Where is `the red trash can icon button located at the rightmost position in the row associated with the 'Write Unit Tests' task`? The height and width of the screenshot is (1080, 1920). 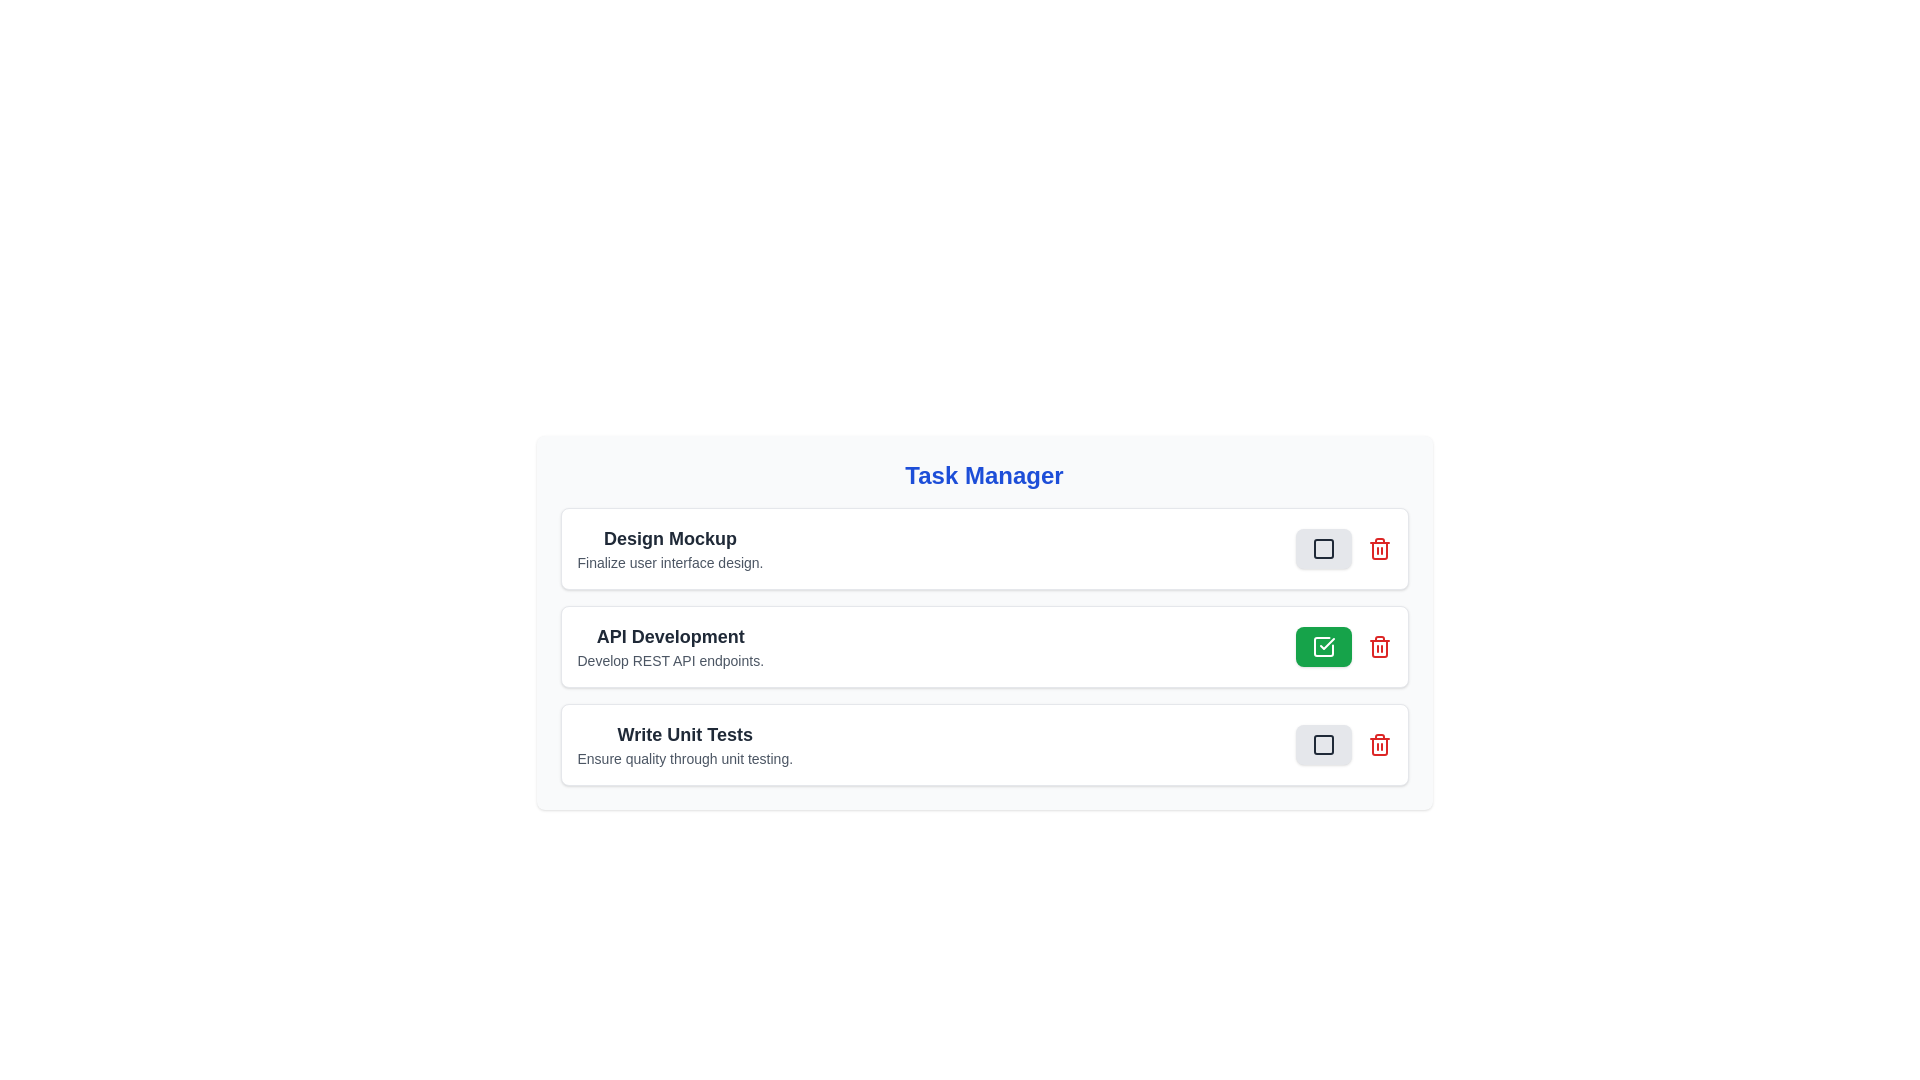
the red trash can icon button located at the rightmost position in the row associated with the 'Write Unit Tests' task is located at coordinates (1378, 744).